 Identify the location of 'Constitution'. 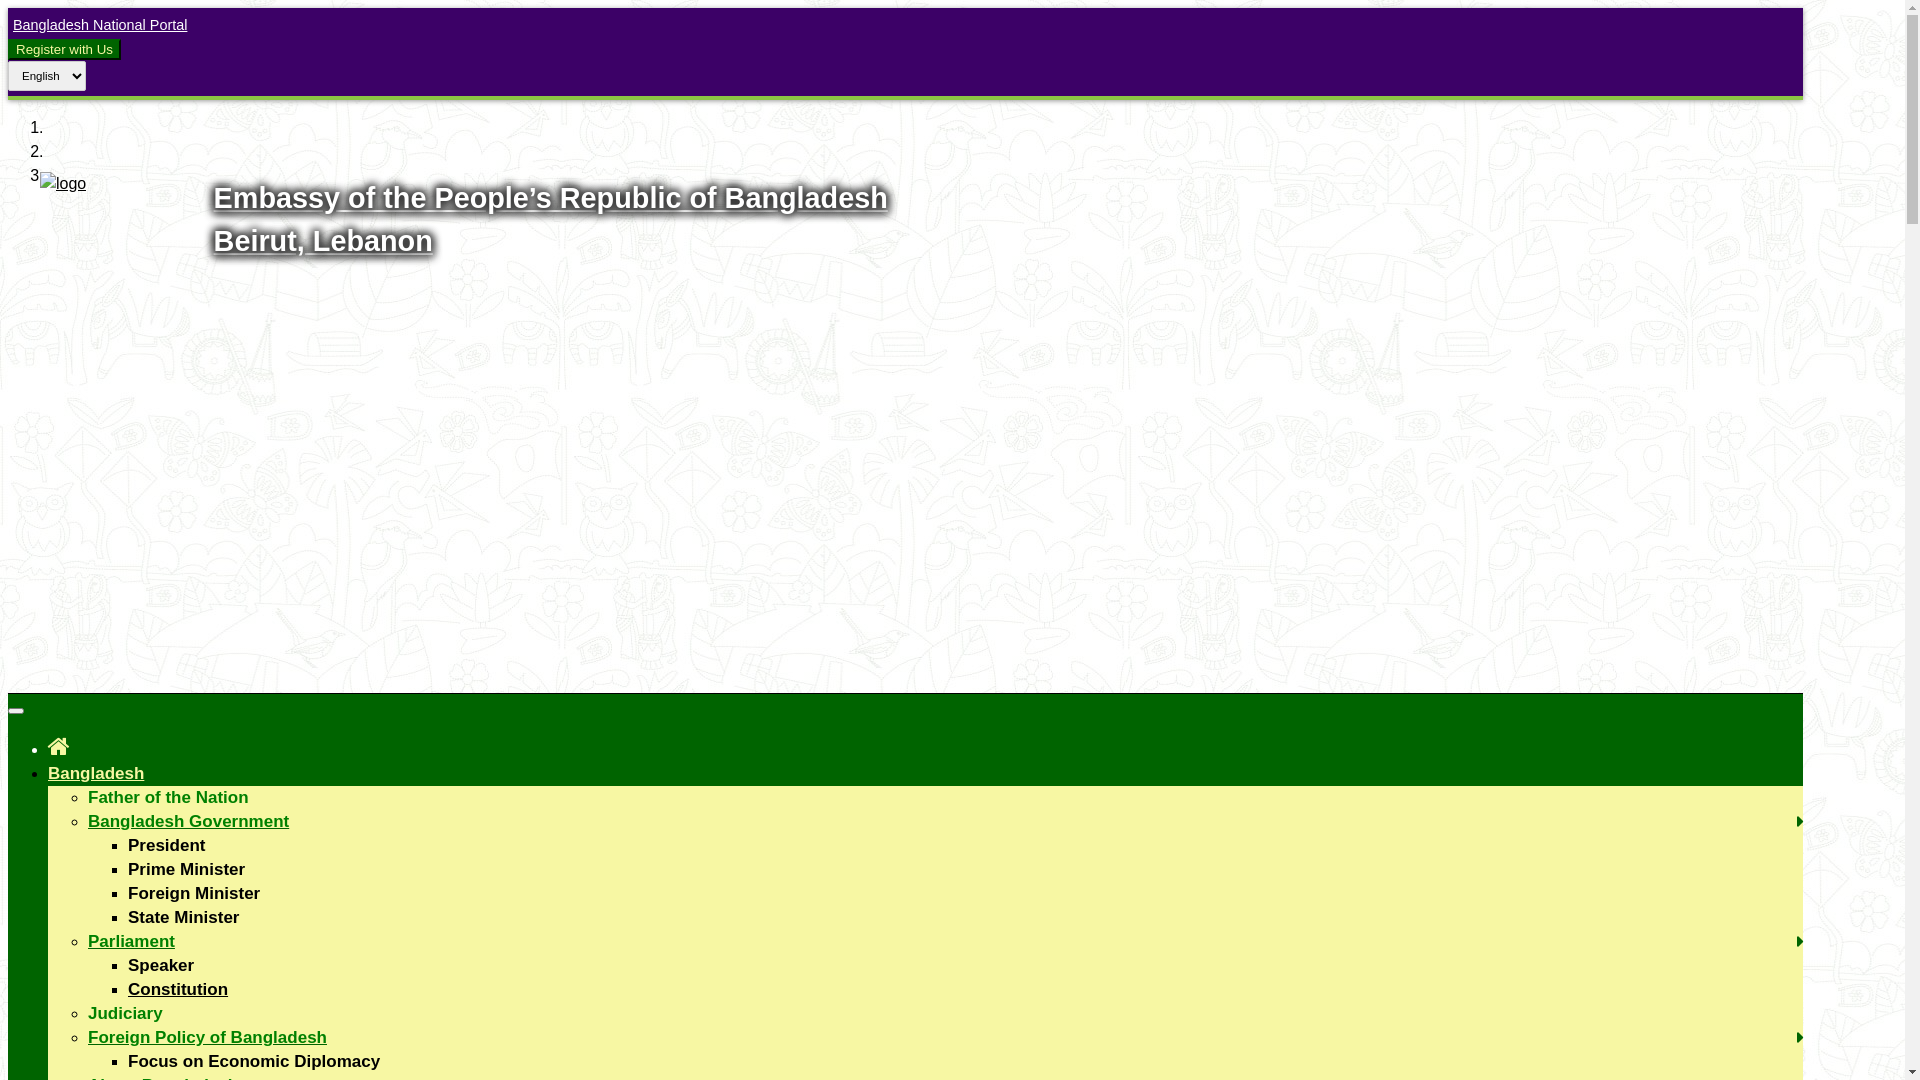
(177, 988).